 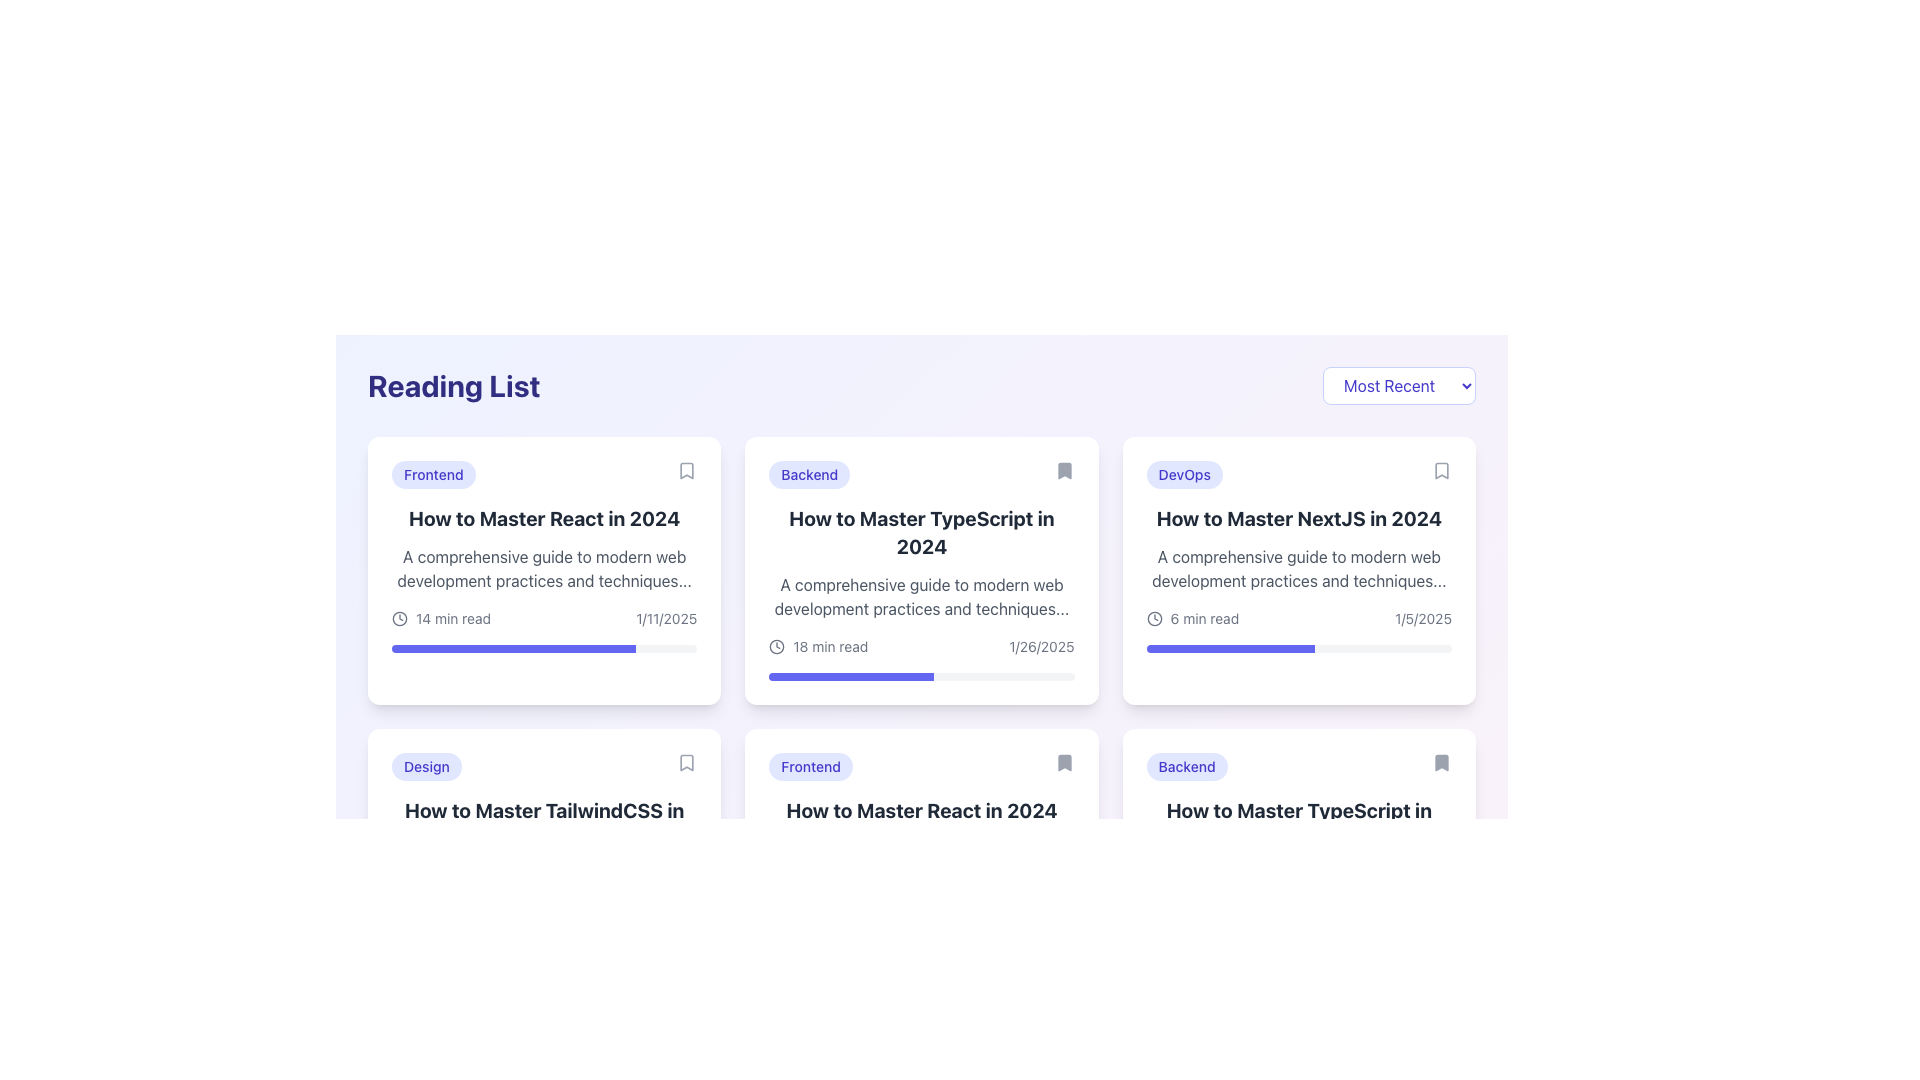 I want to click on the bookmark icon button located at the top-right corner of the card titled 'How to Master TypeScript in 2024' with the 'Backend' tag to change its color, so click(x=1441, y=763).